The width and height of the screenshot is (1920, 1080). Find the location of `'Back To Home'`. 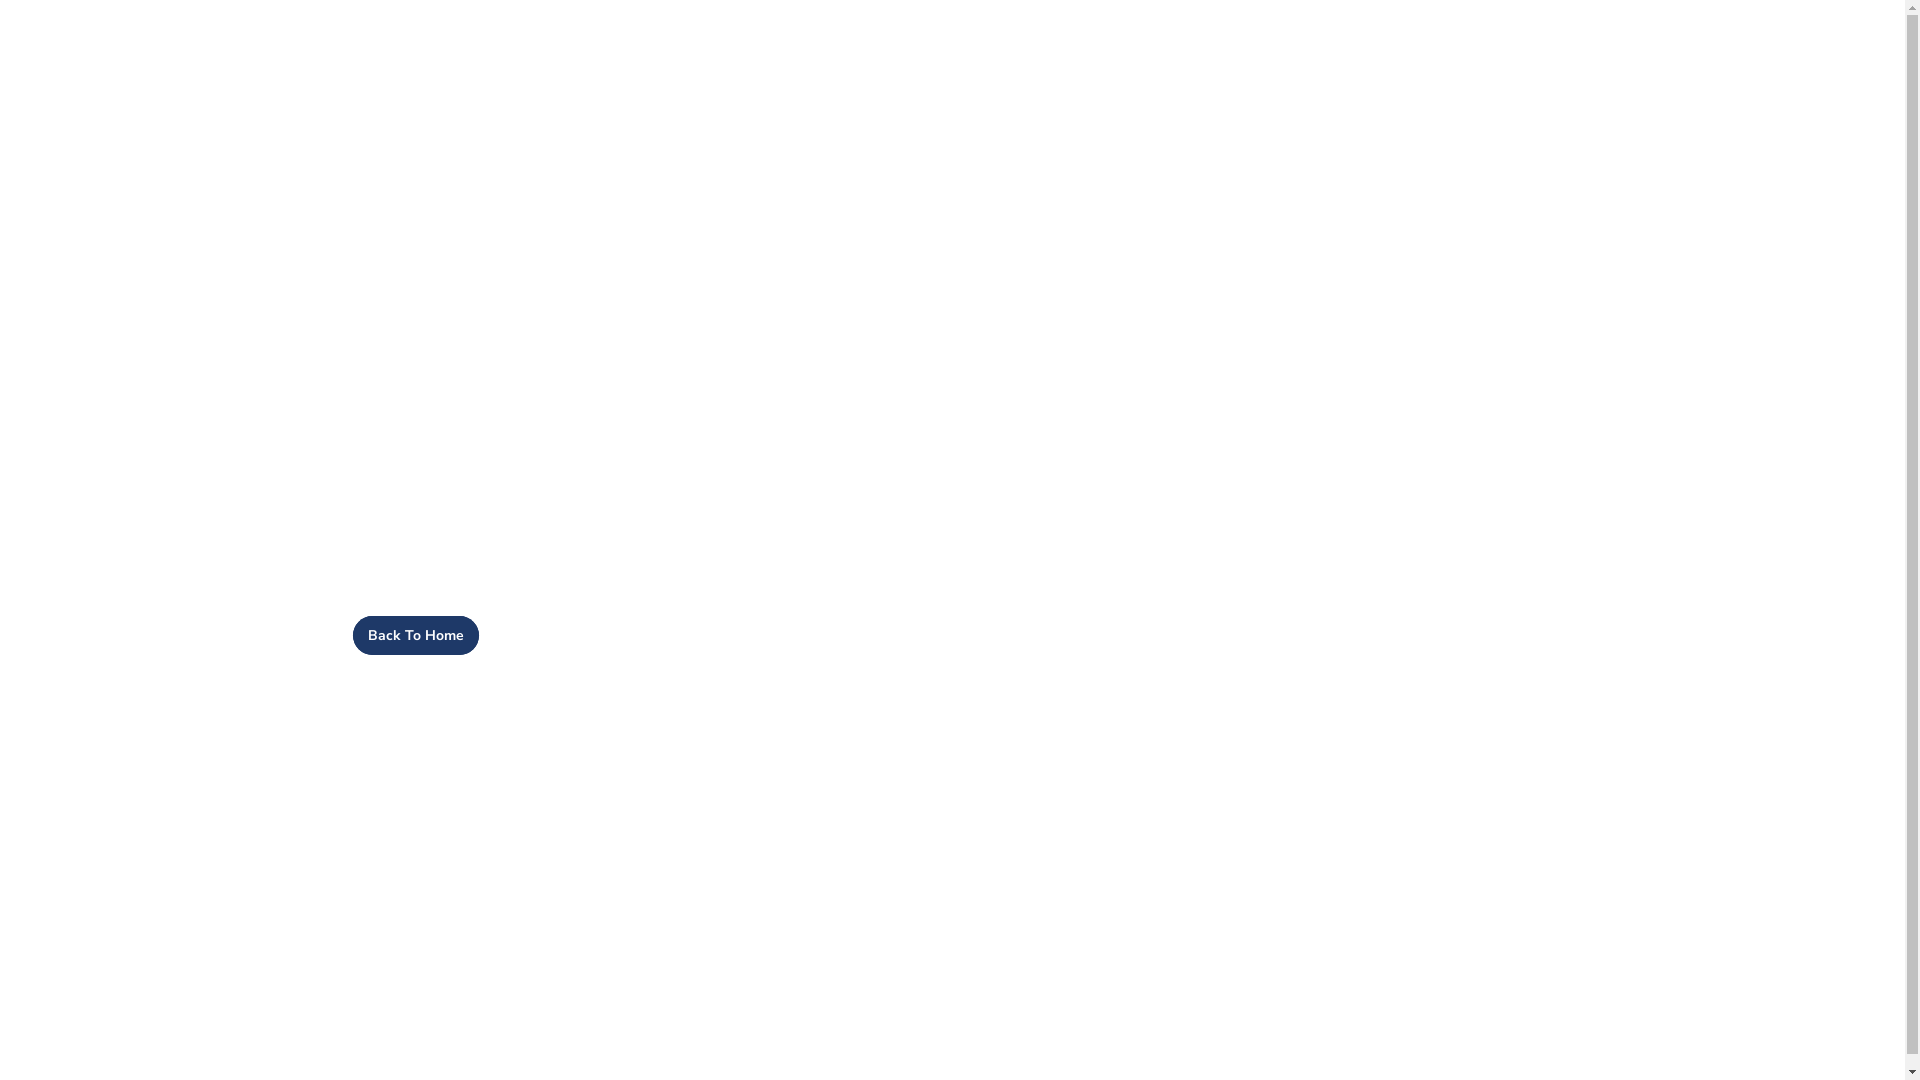

'Back To Home' is located at coordinates (351, 635).